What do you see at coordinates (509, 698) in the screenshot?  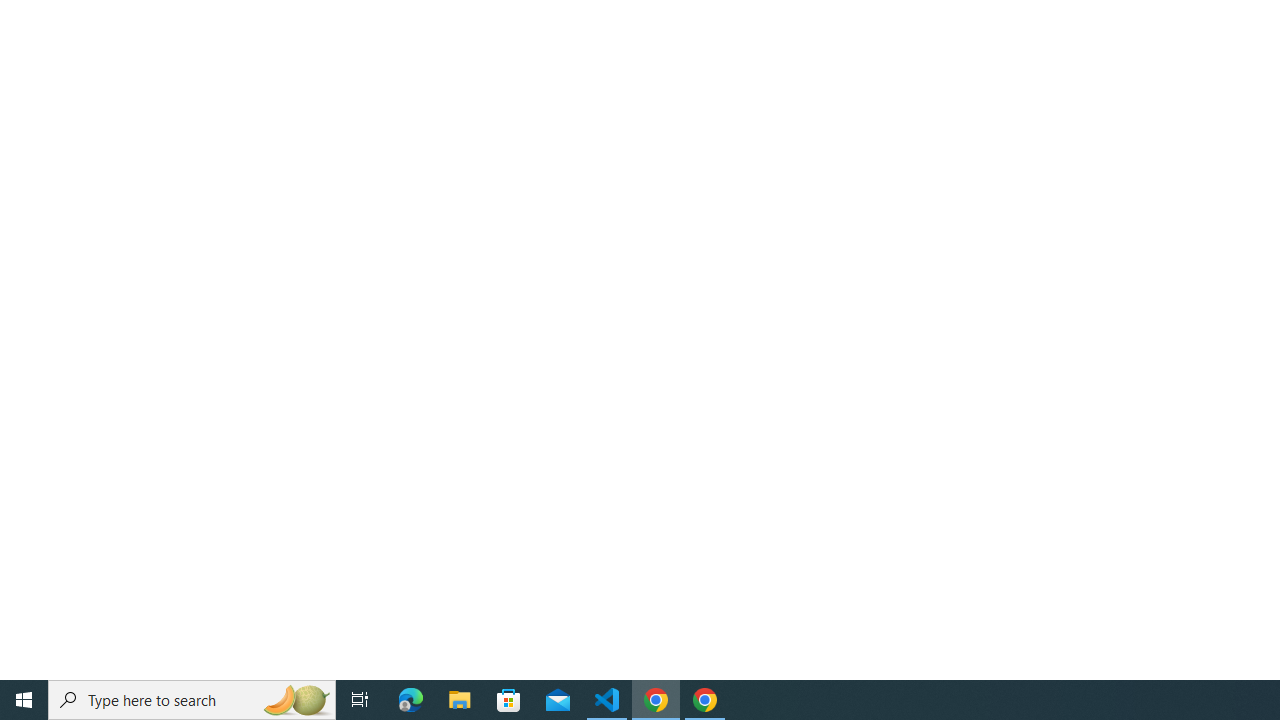 I see `'Microsoft Store'` at bounding box center [509, 698].